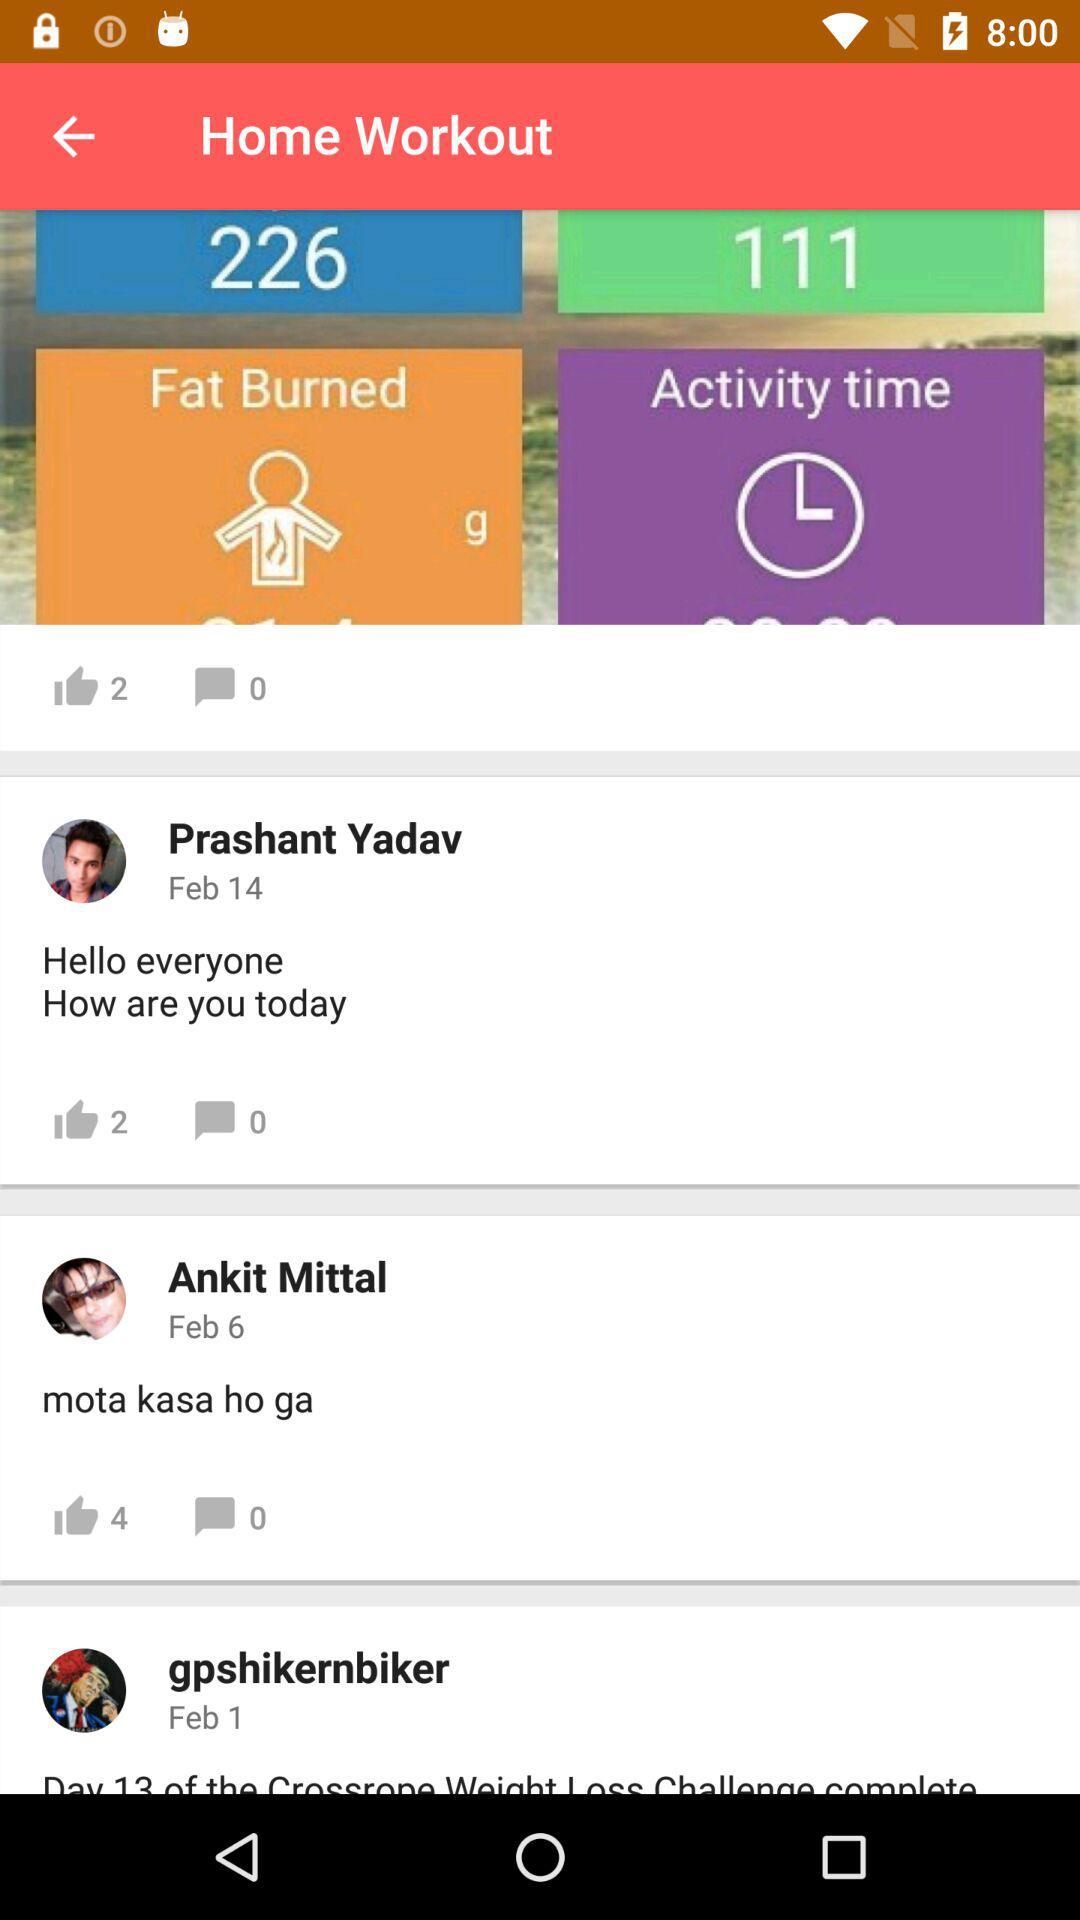 The width and height of the screenshot is (1080, 1920). I want to click on users profile, so click(83, 1689).